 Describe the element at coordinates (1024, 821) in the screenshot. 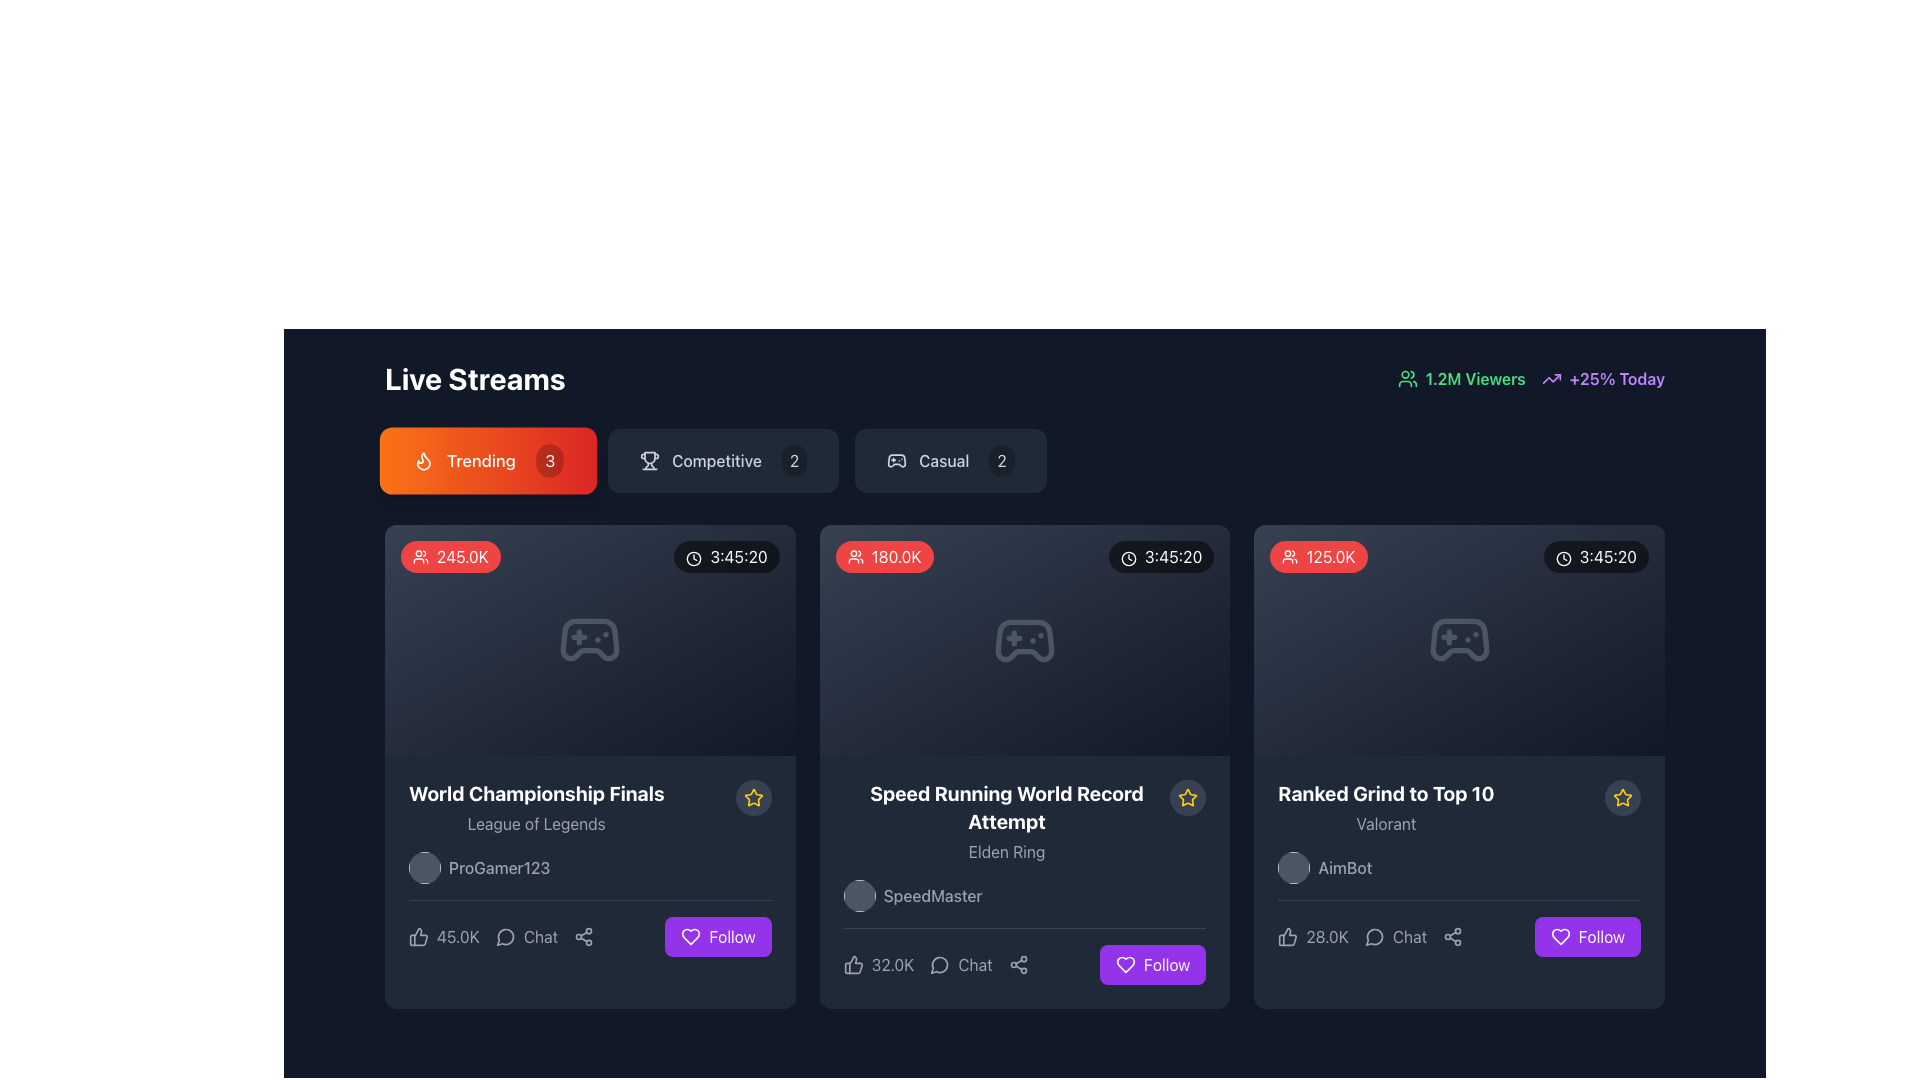

I see `the text-based display element that features the bold title 'Speed Running World Record Attempt' and the smaller subtitle 'Elden Ring', positioned in the central card of a three-card layout` at that location.